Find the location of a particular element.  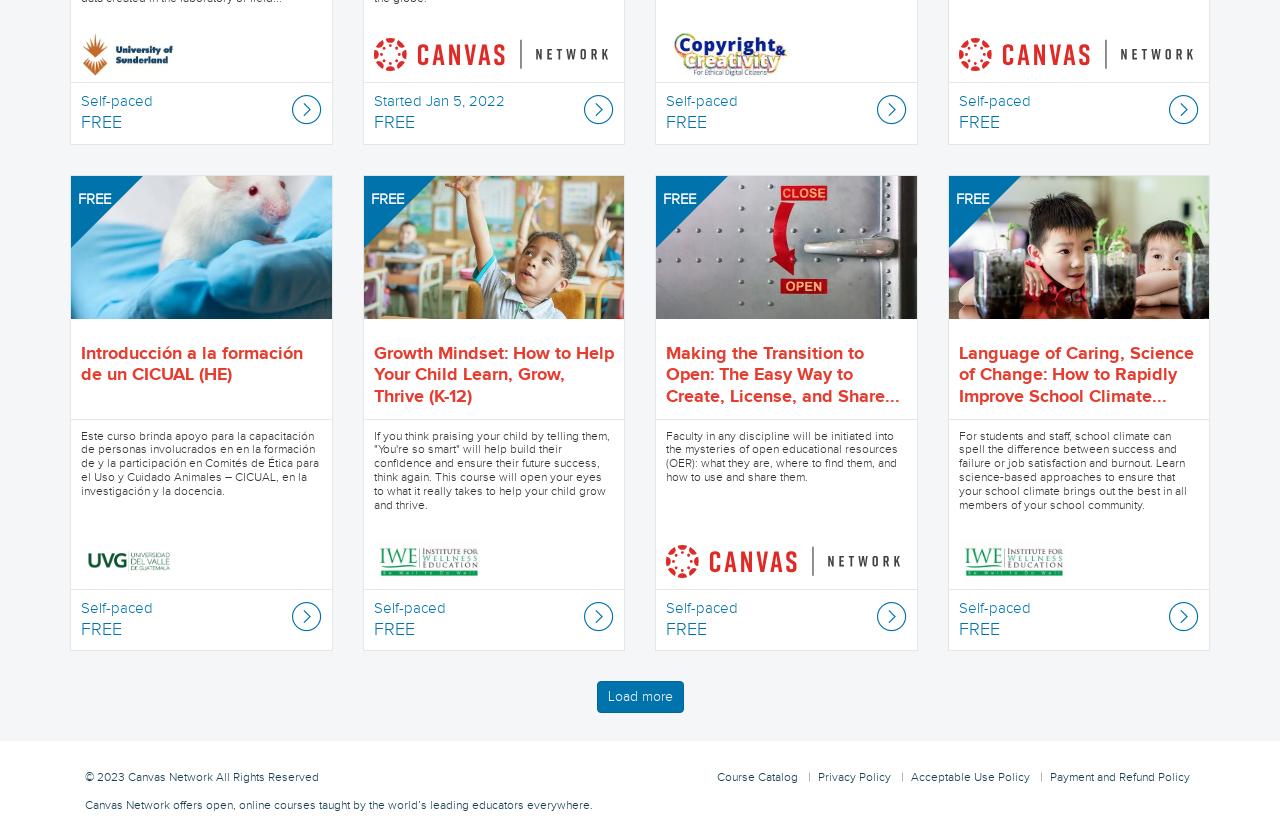

'© 2023 Canvas Network All Rights Reserved' is located at coordinates (201, 775).